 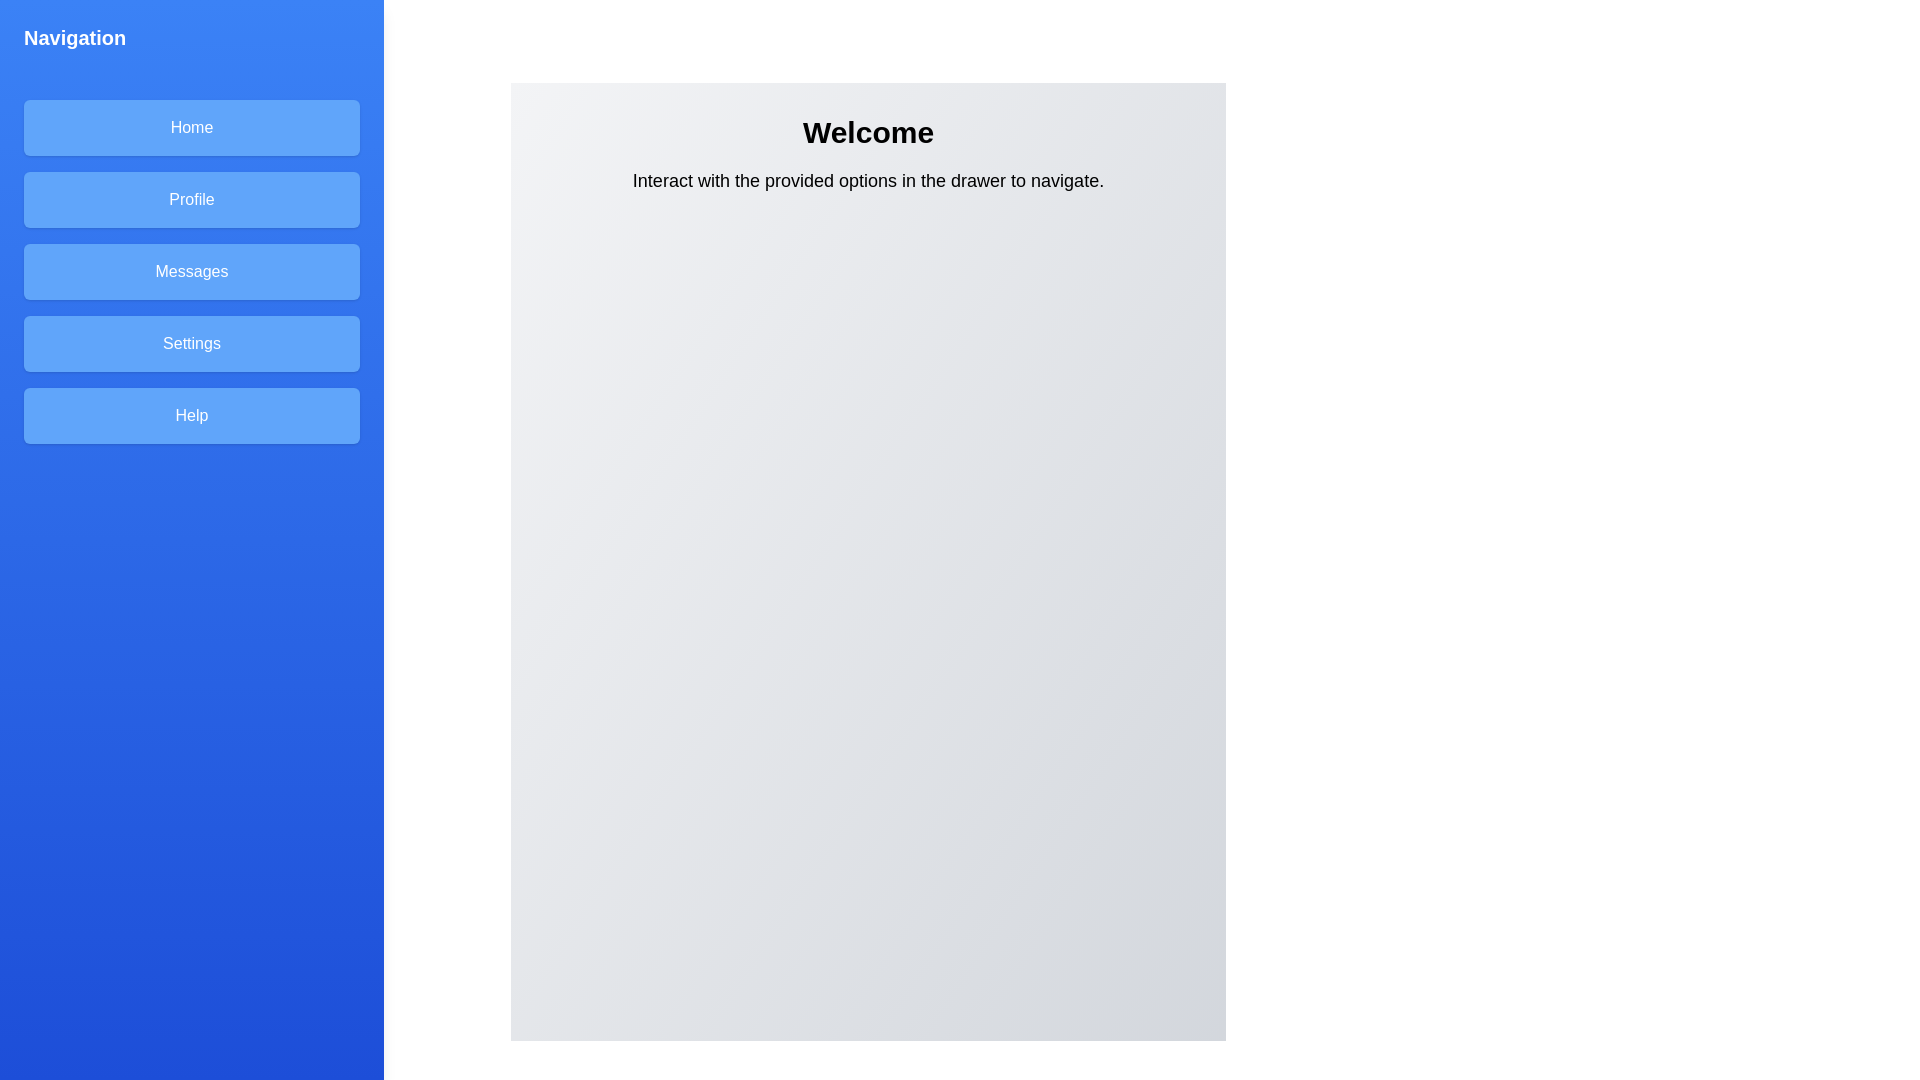 What do you see at coordinates (192, 342) in the screenshot?
I see `the Settings in the navigation drawer to navigate` at bounding box center [192, 342].